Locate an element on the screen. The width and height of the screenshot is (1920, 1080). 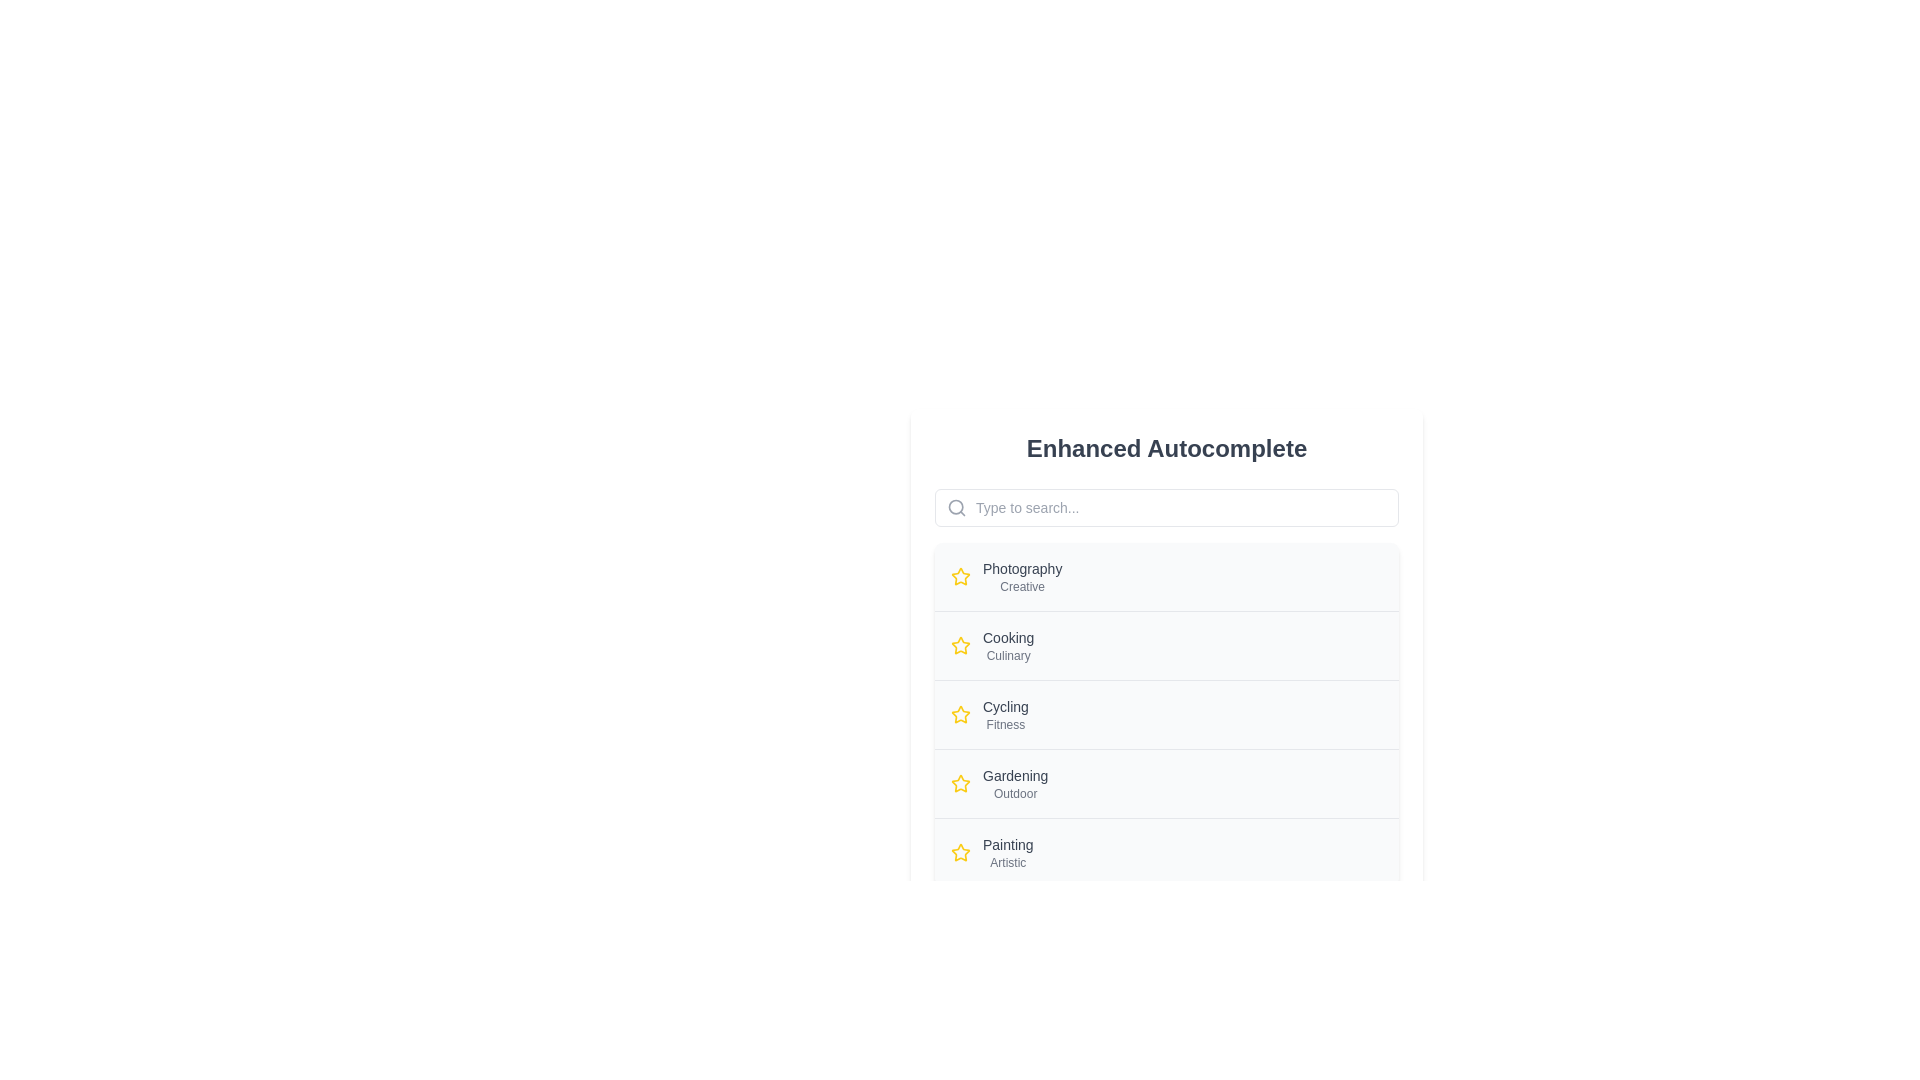
the 'Painting' List Item is located at coordinates (1166, 852).